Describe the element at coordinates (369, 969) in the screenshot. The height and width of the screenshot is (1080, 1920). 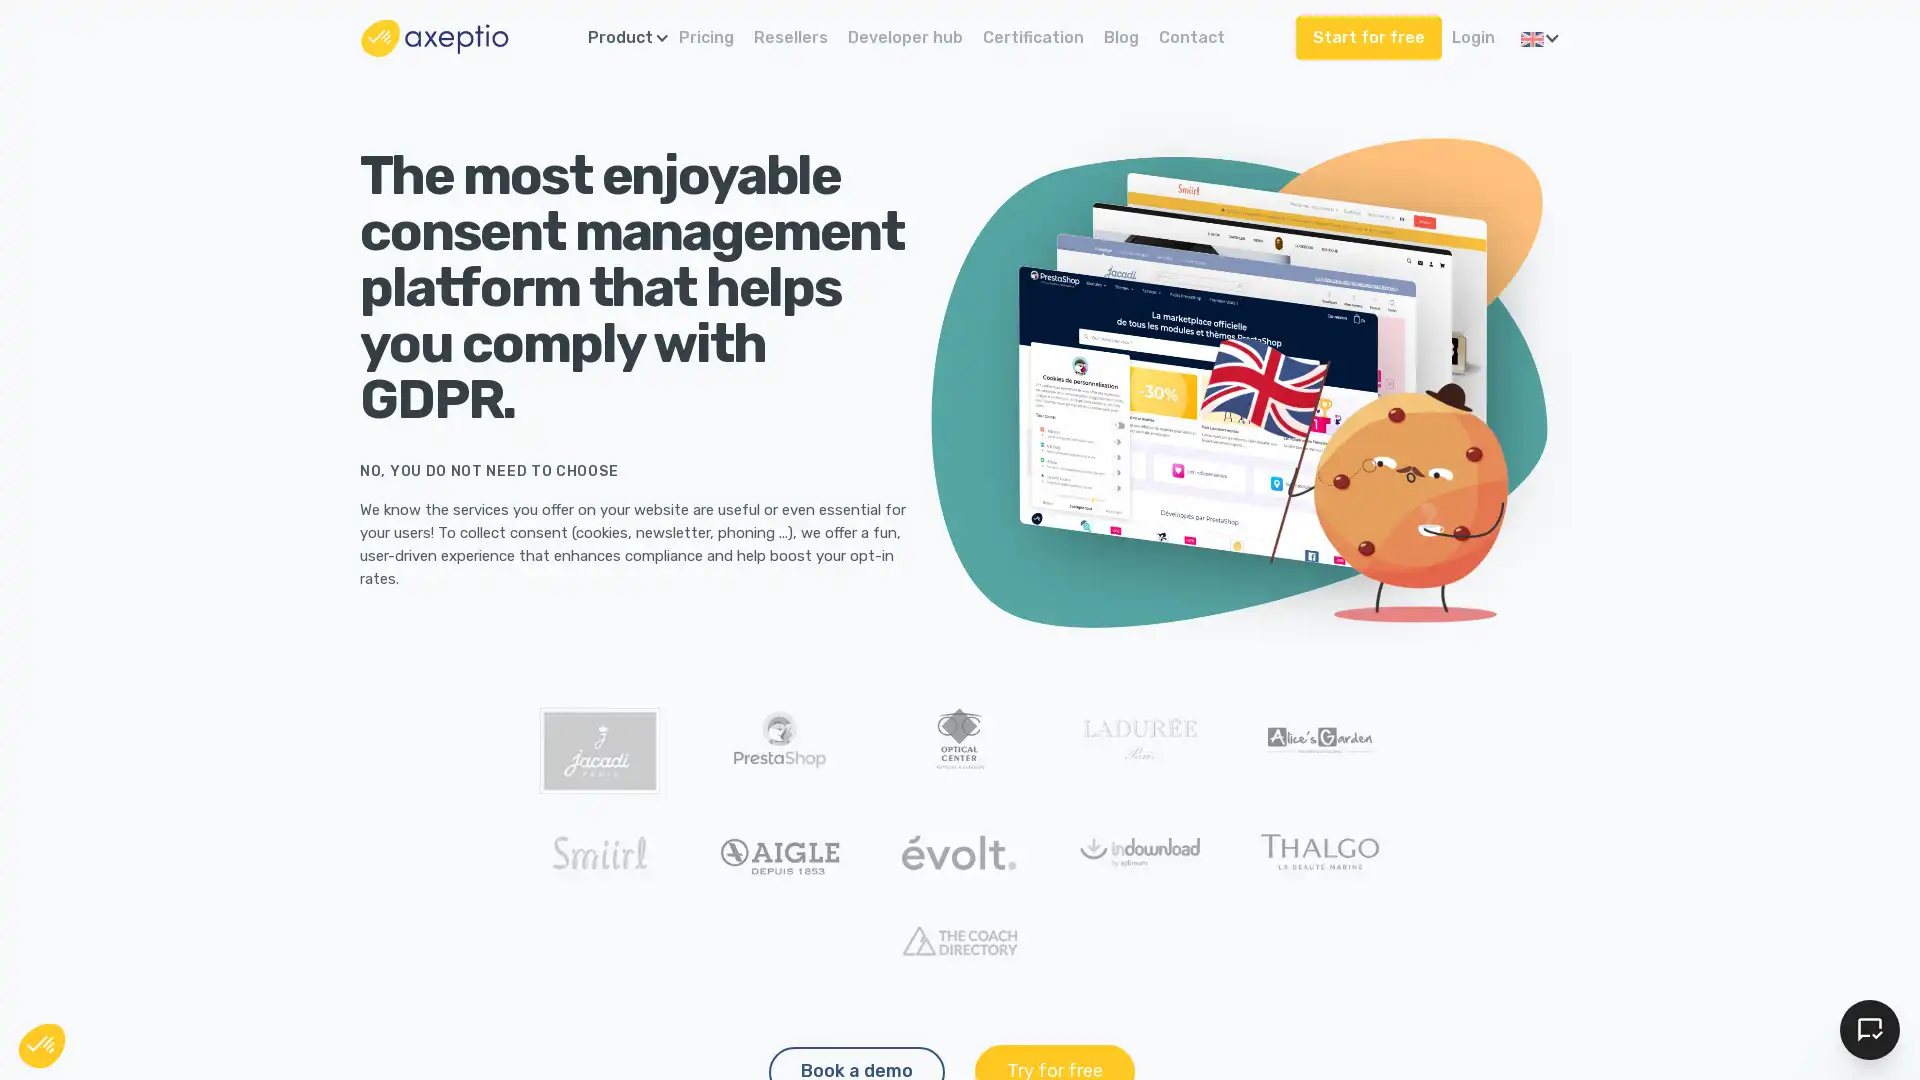
I see `Accept and close` at that location.